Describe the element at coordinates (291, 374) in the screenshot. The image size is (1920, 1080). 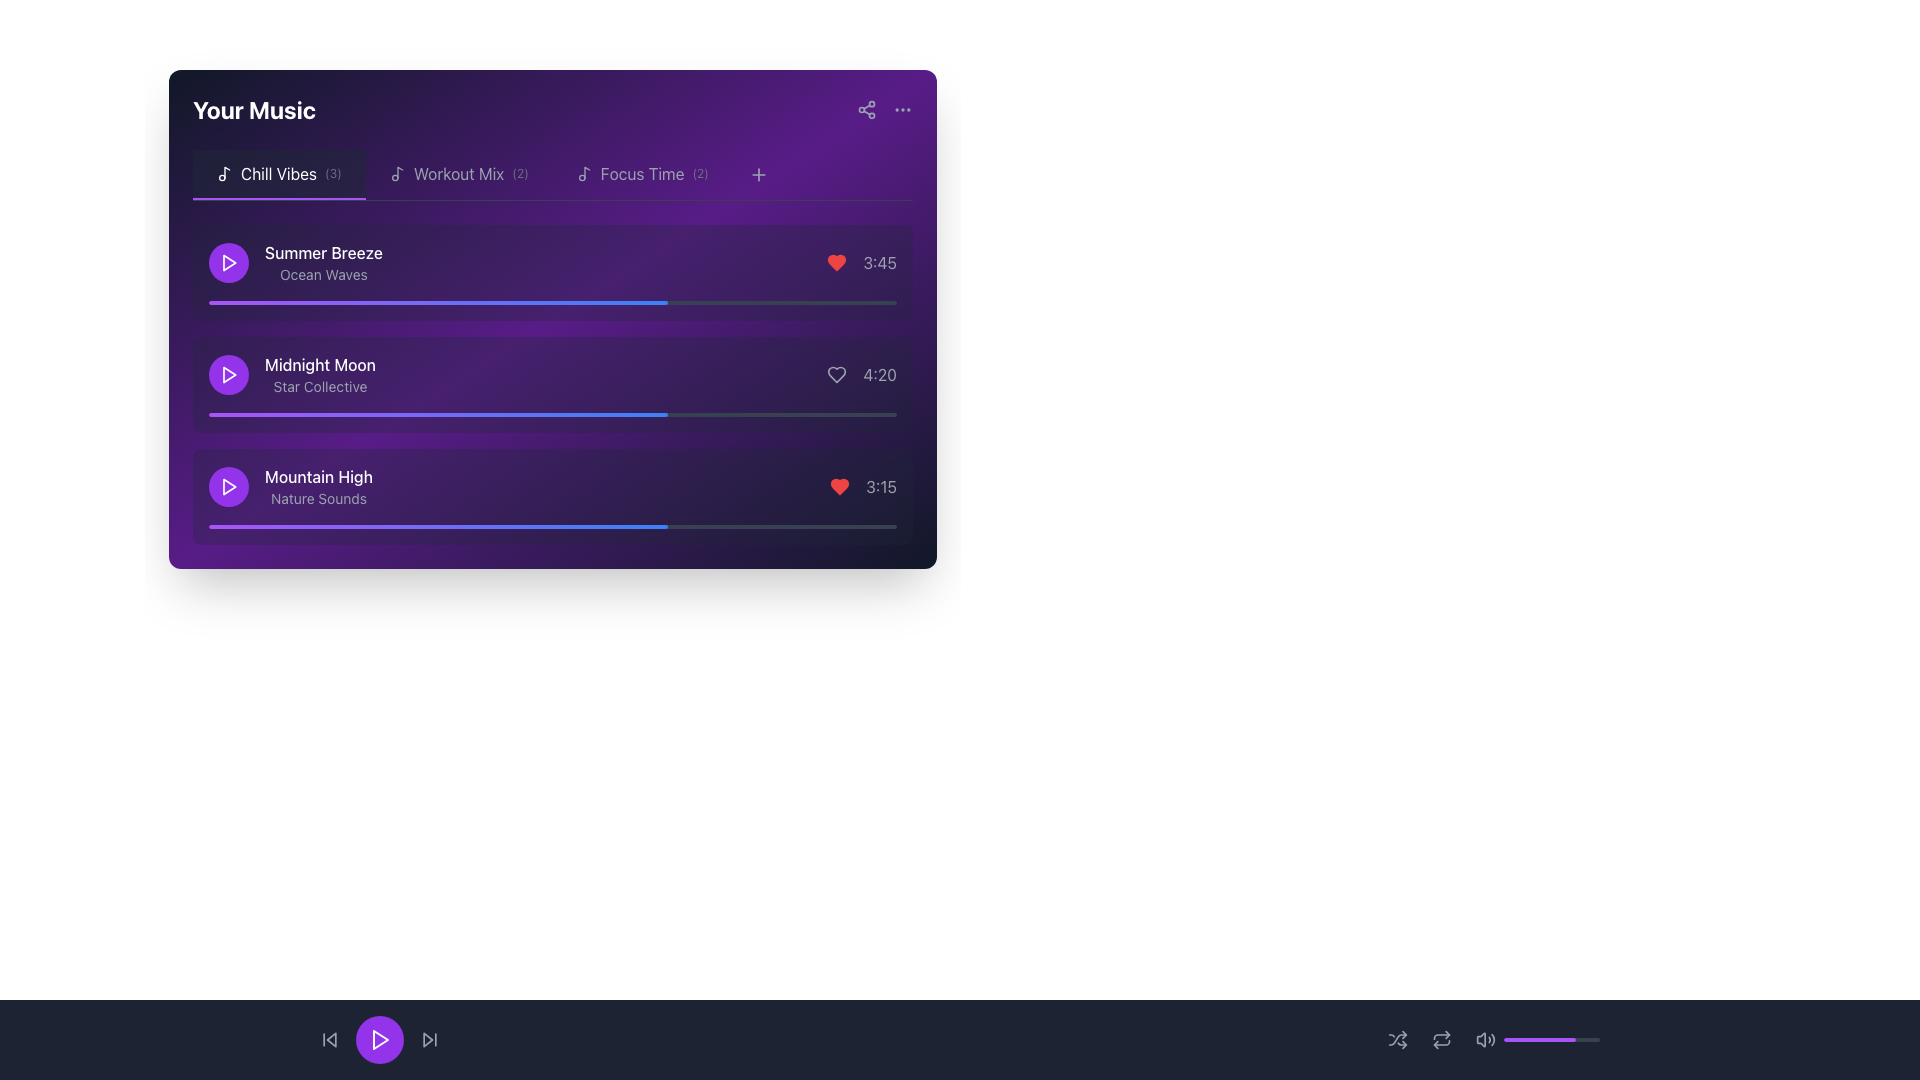
I see `the second list item in the 'Chill Vibes' category, which displays 'Midnight Moon' in bold white font and 'Star Collective' in smaller gray font, located near a rounded purple button with a play icon` at that location.